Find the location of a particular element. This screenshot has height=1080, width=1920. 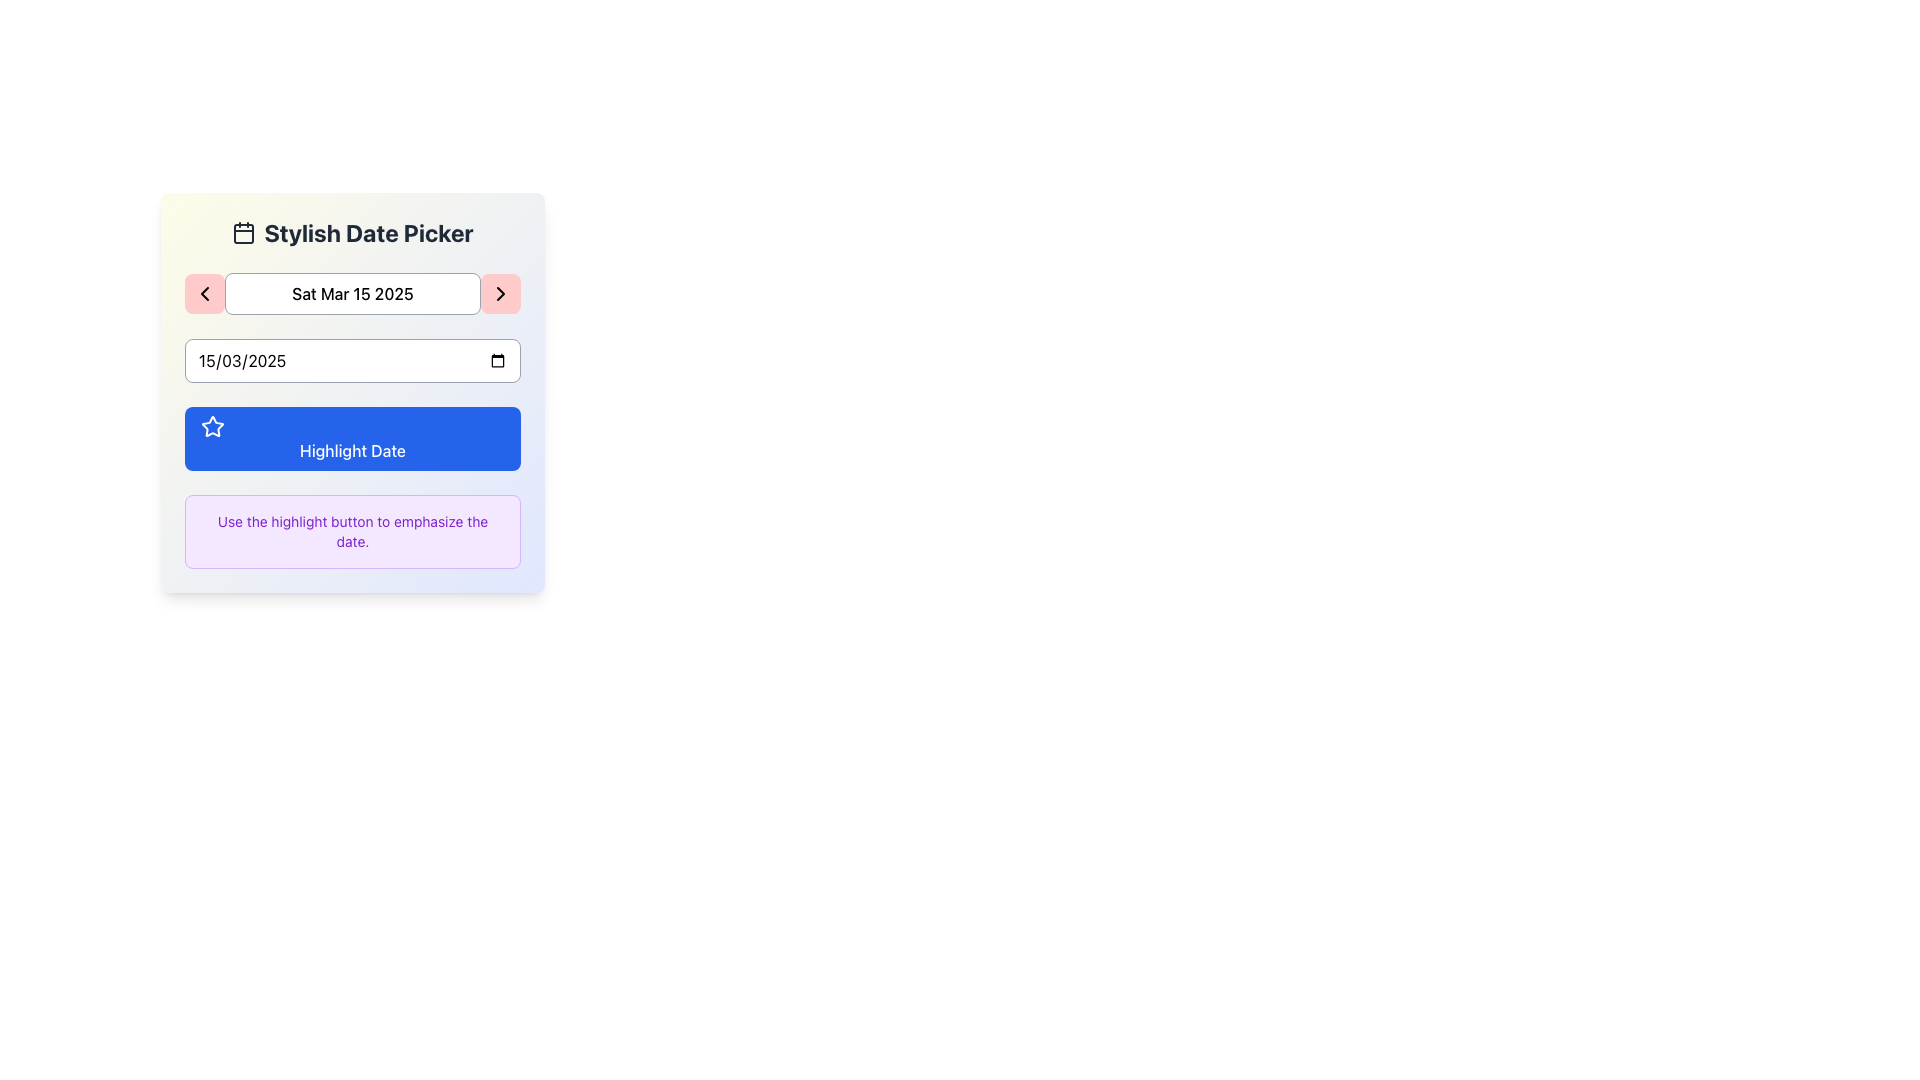

the displayed date on the Informational Display of the Stylish Date Picker, which is centrally located between navigation buttons and above the date input field is located at coordinates (353, 293).